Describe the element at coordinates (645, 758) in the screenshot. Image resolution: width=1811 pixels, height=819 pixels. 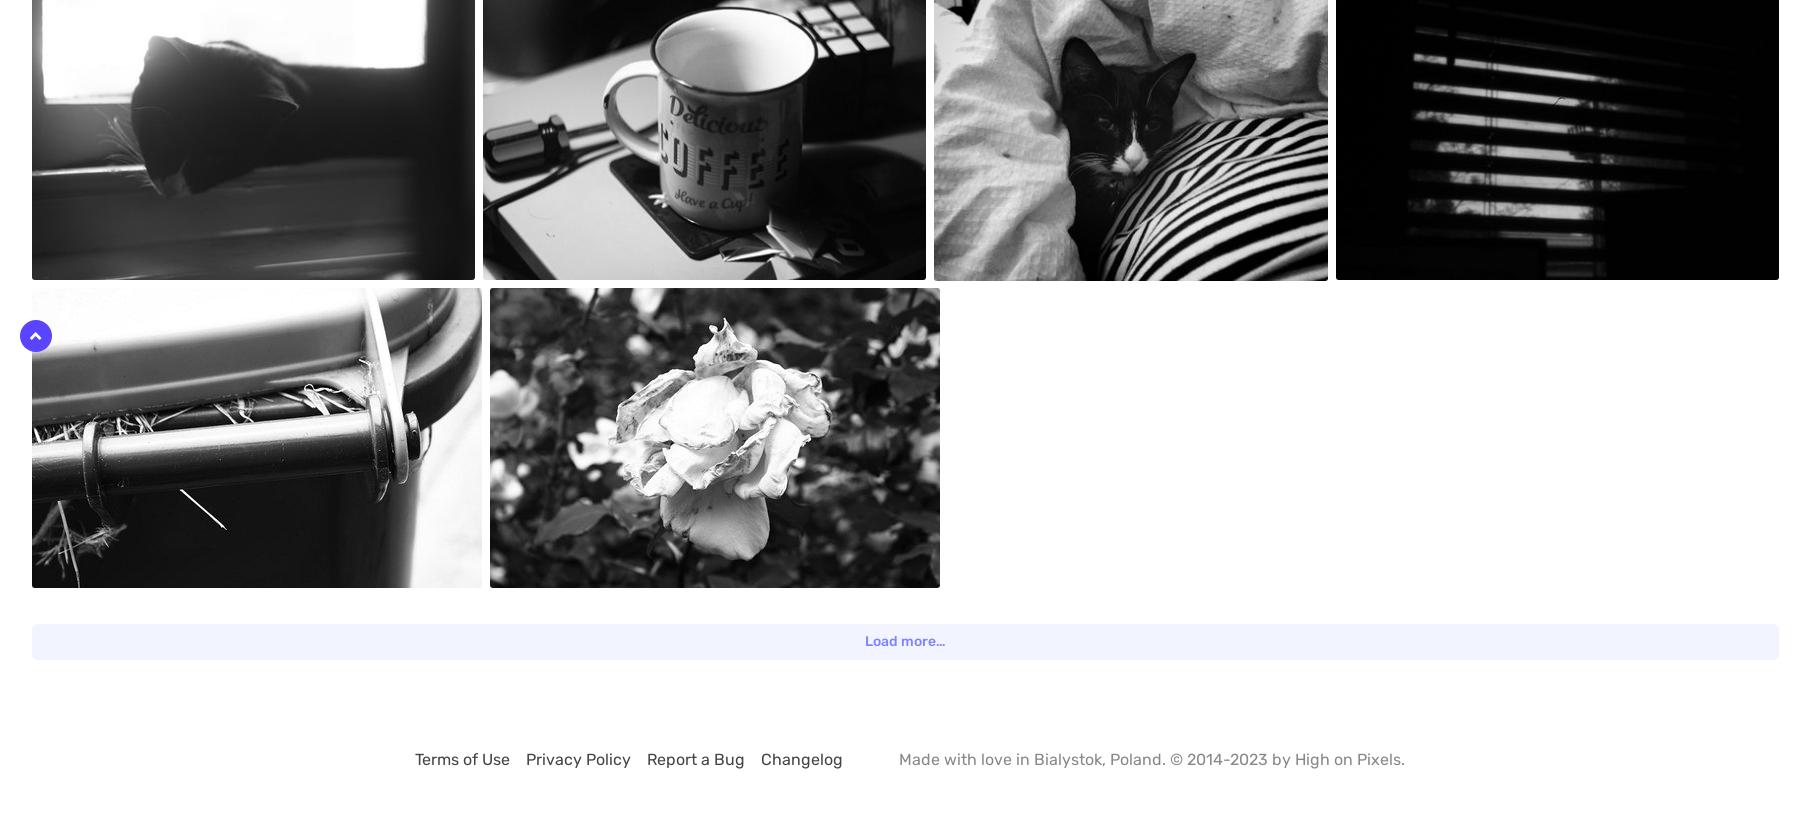
I see `'Report a Bug'` at that location.